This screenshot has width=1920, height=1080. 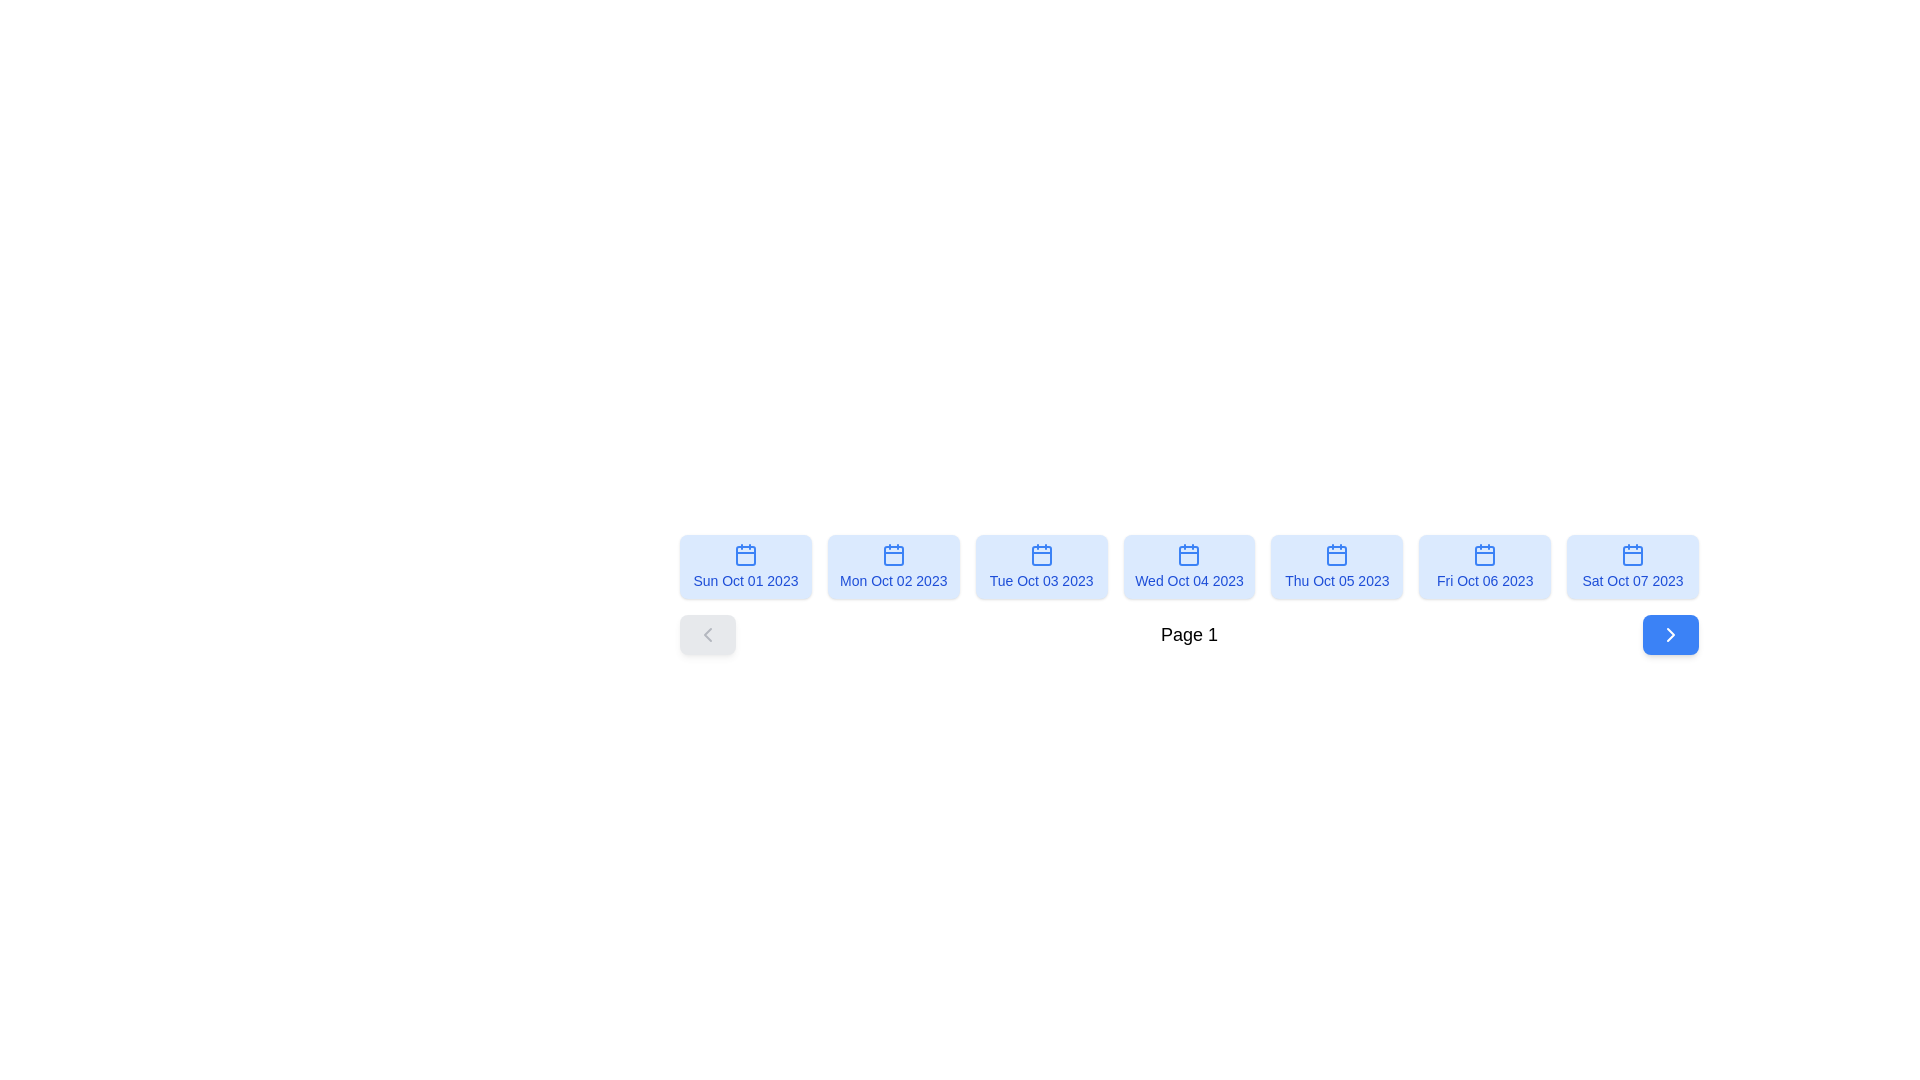 What do you see at coordinates (1189, 555) in the screenshot?
I see `the calendar icon with a blue outline and grid-like design located within the card labeled 'Wed Oct 04 2023'` at bounding box center [1189, 555].